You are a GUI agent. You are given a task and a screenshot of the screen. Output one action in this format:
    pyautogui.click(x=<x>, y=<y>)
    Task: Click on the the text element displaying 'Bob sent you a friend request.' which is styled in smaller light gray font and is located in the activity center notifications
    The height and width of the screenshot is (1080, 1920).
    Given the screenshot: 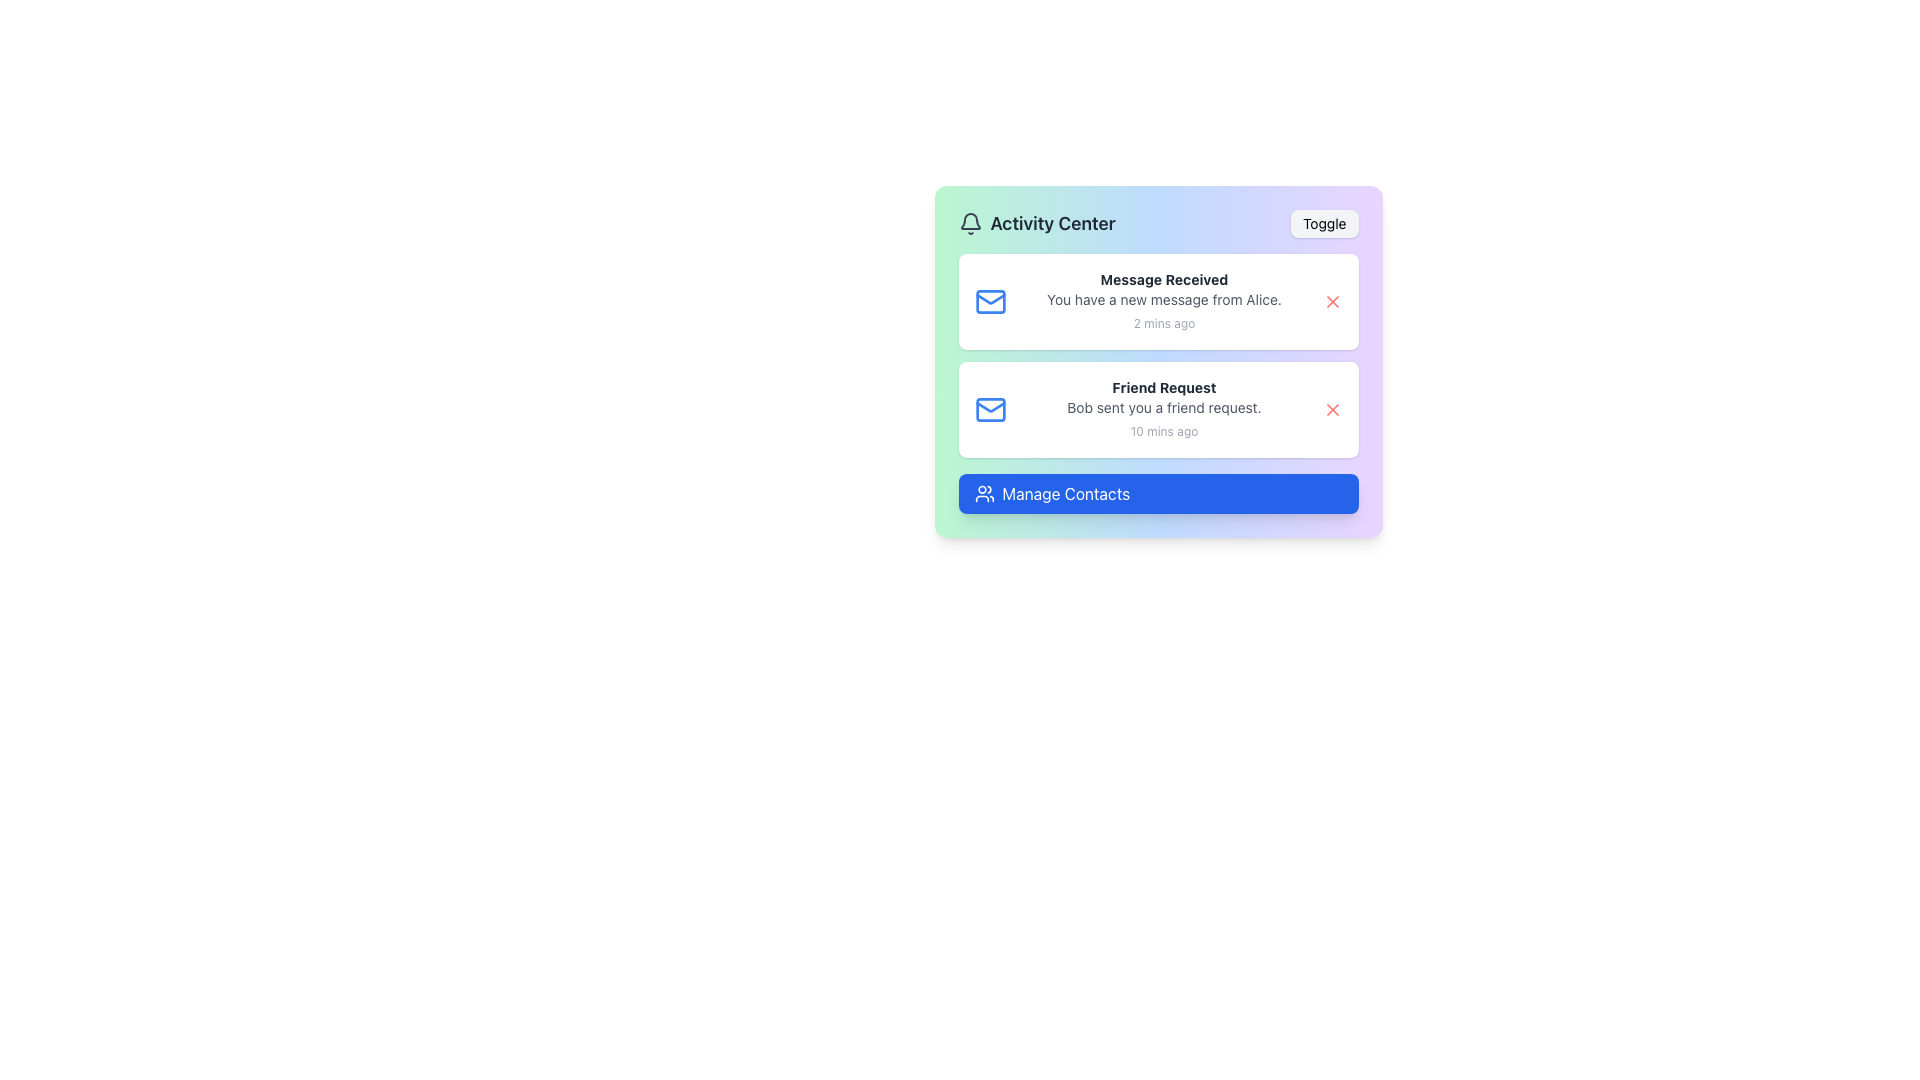 What is the action you would take?
    pyautogui.click(x=1164, y=407)
    